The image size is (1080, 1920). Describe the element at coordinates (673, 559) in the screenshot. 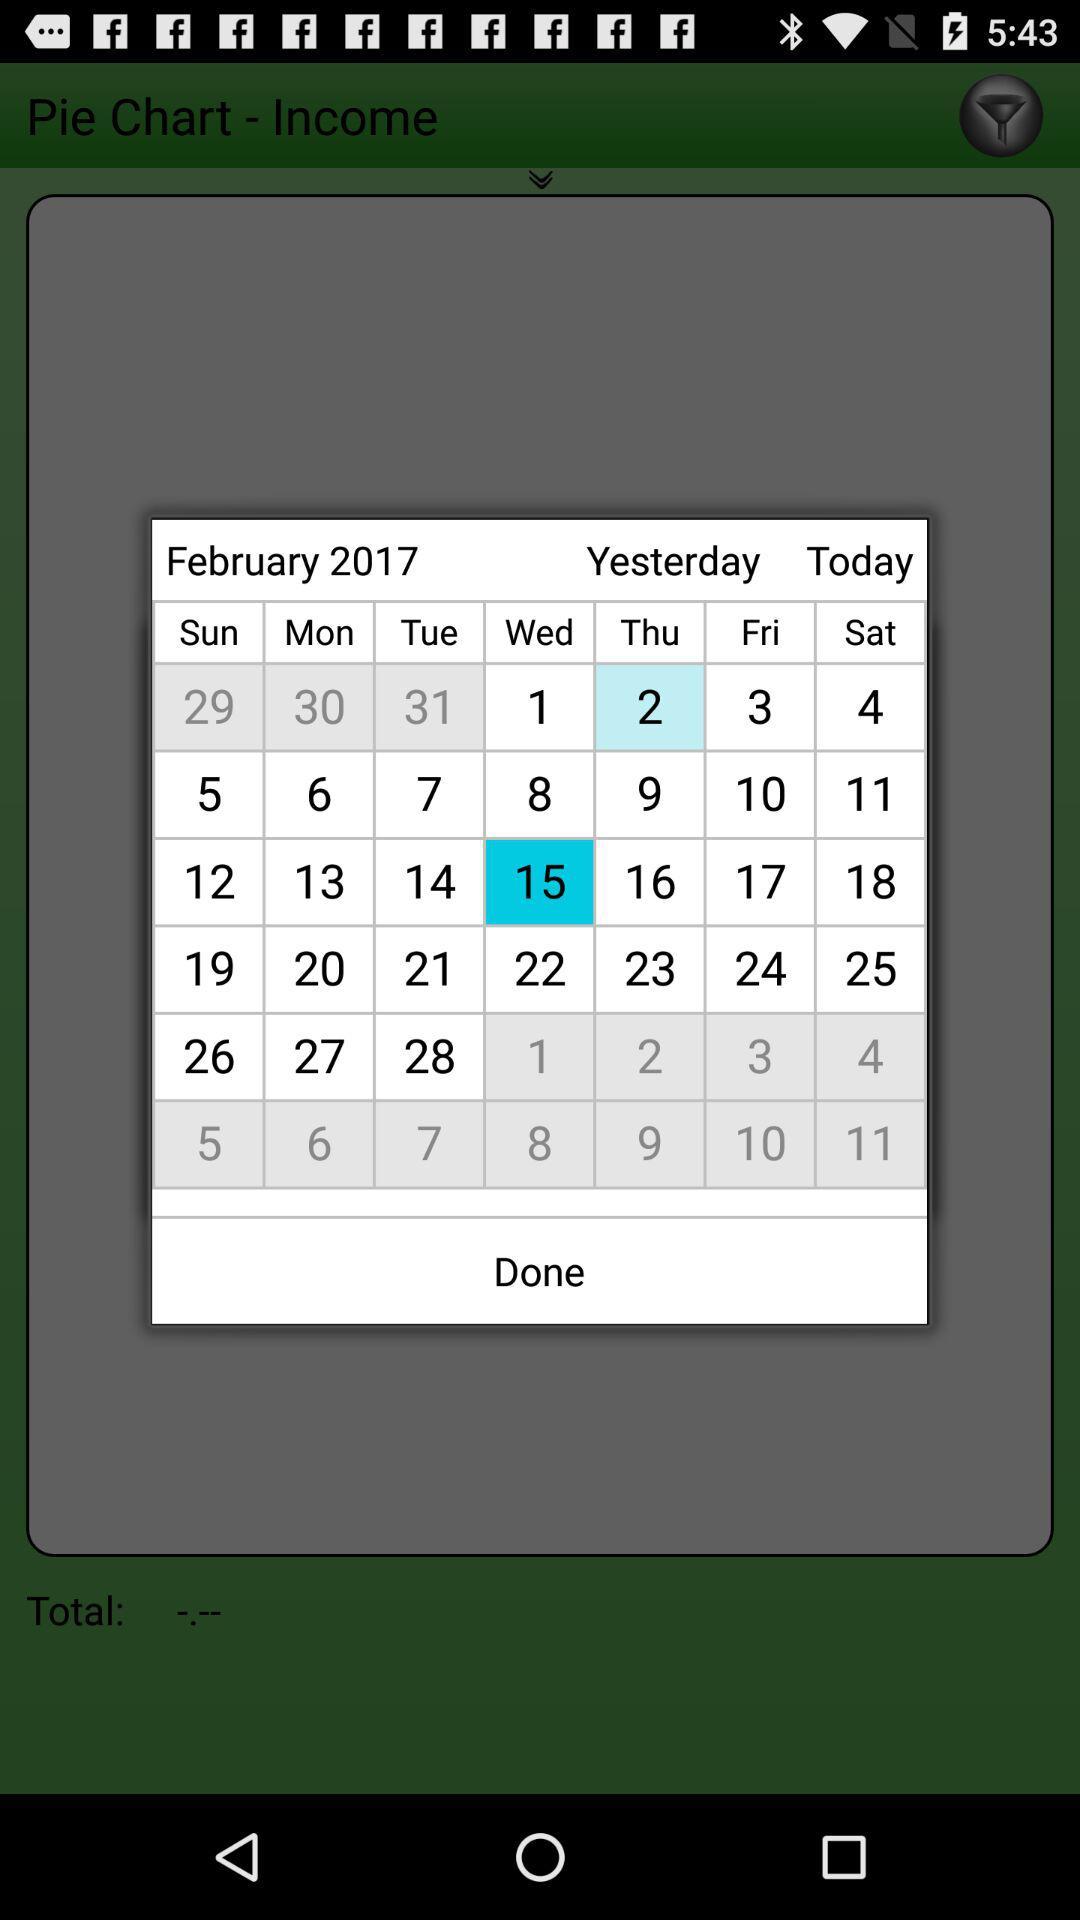

I see `icon to the left of the today icon` at that location.